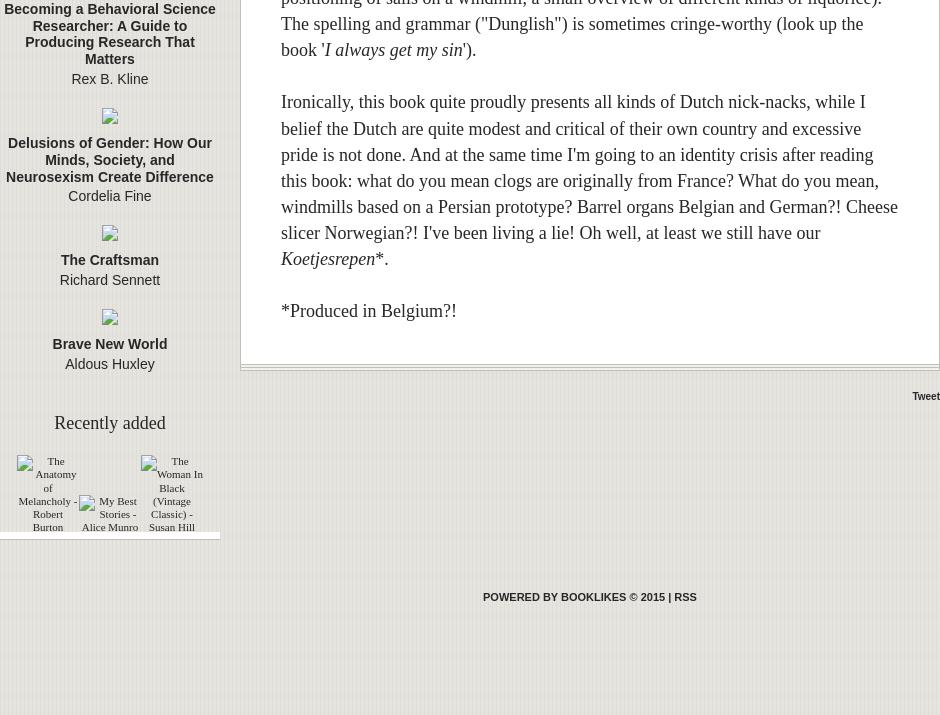  Describe the element at coordinates (683, 596) in the screenshot. I see `'RSS'` at that location.